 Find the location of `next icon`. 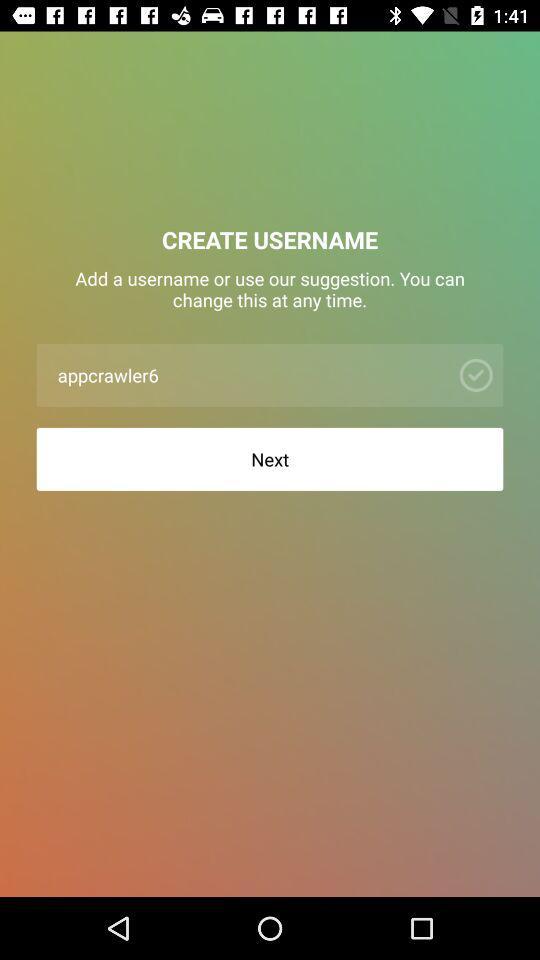

next icon is located at coordinates (270, 459).